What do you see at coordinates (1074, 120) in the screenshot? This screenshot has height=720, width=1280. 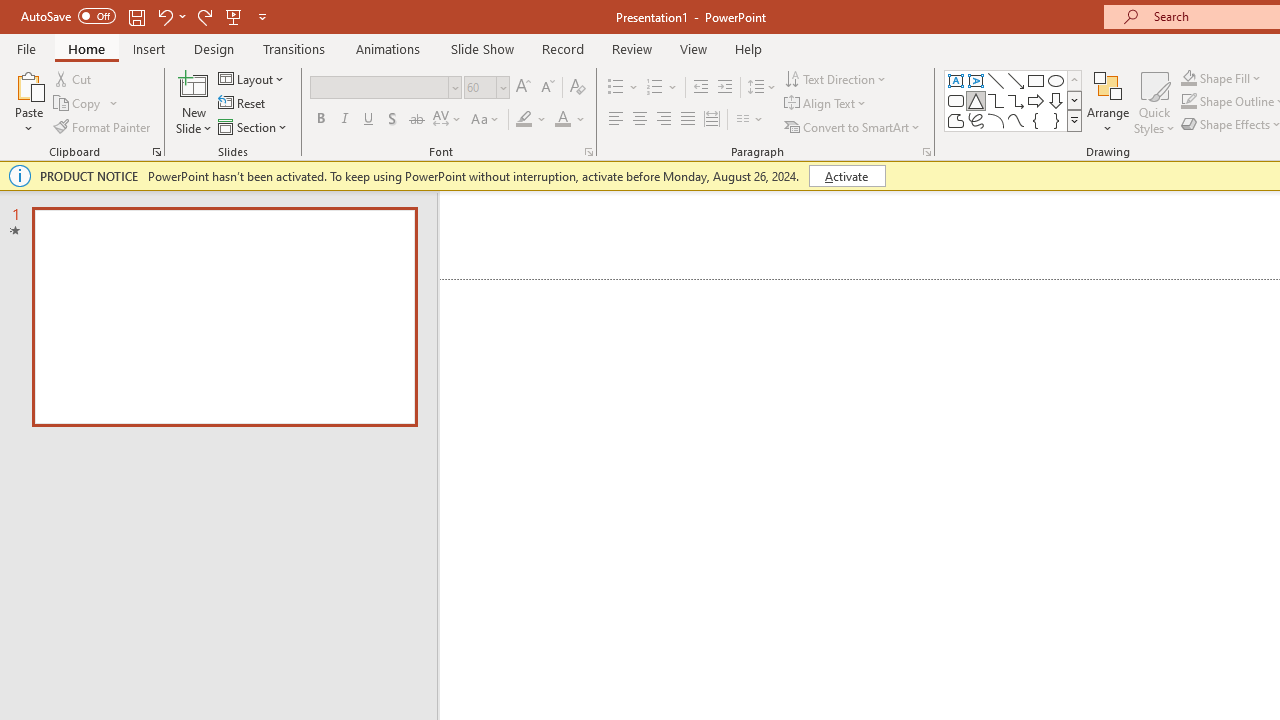 I see `'Class: NetUIImage'` at bounding box center [1074, 120].